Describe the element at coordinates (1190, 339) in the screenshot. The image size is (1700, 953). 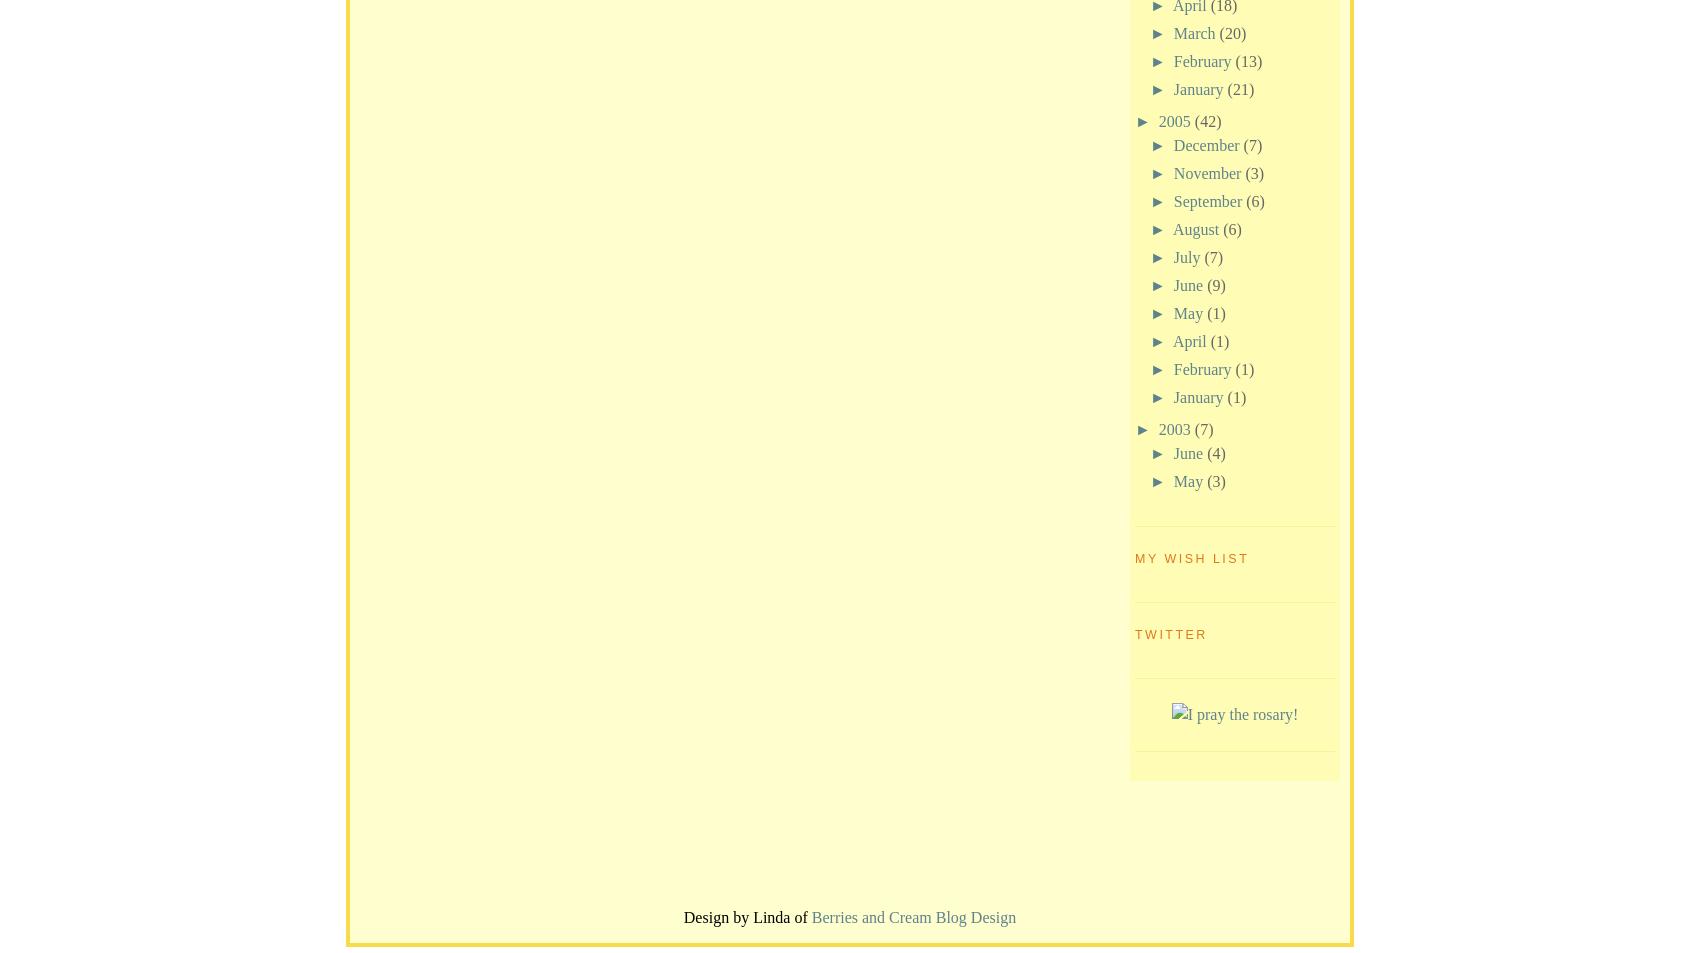
I see `'April'` at that location.